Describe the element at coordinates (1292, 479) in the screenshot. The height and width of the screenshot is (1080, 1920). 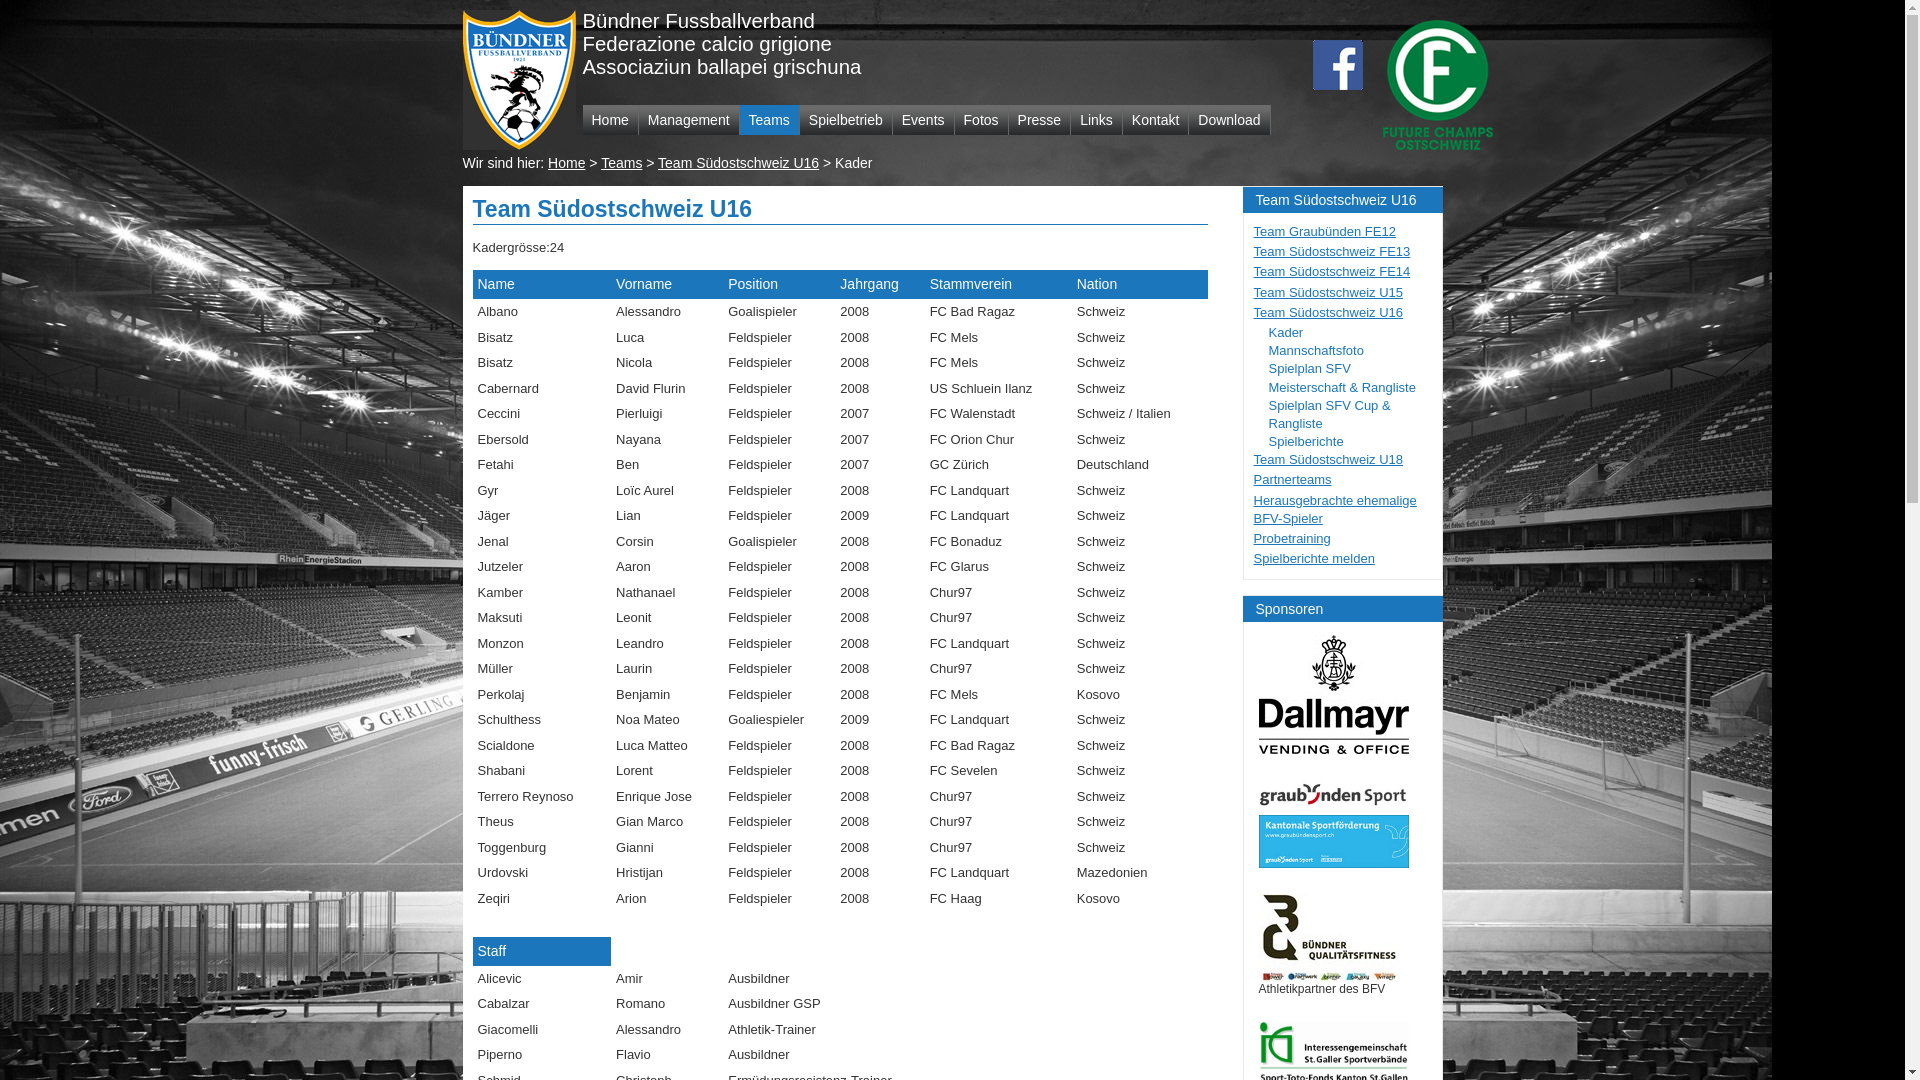
I see `'Partnerteams'` at that location.